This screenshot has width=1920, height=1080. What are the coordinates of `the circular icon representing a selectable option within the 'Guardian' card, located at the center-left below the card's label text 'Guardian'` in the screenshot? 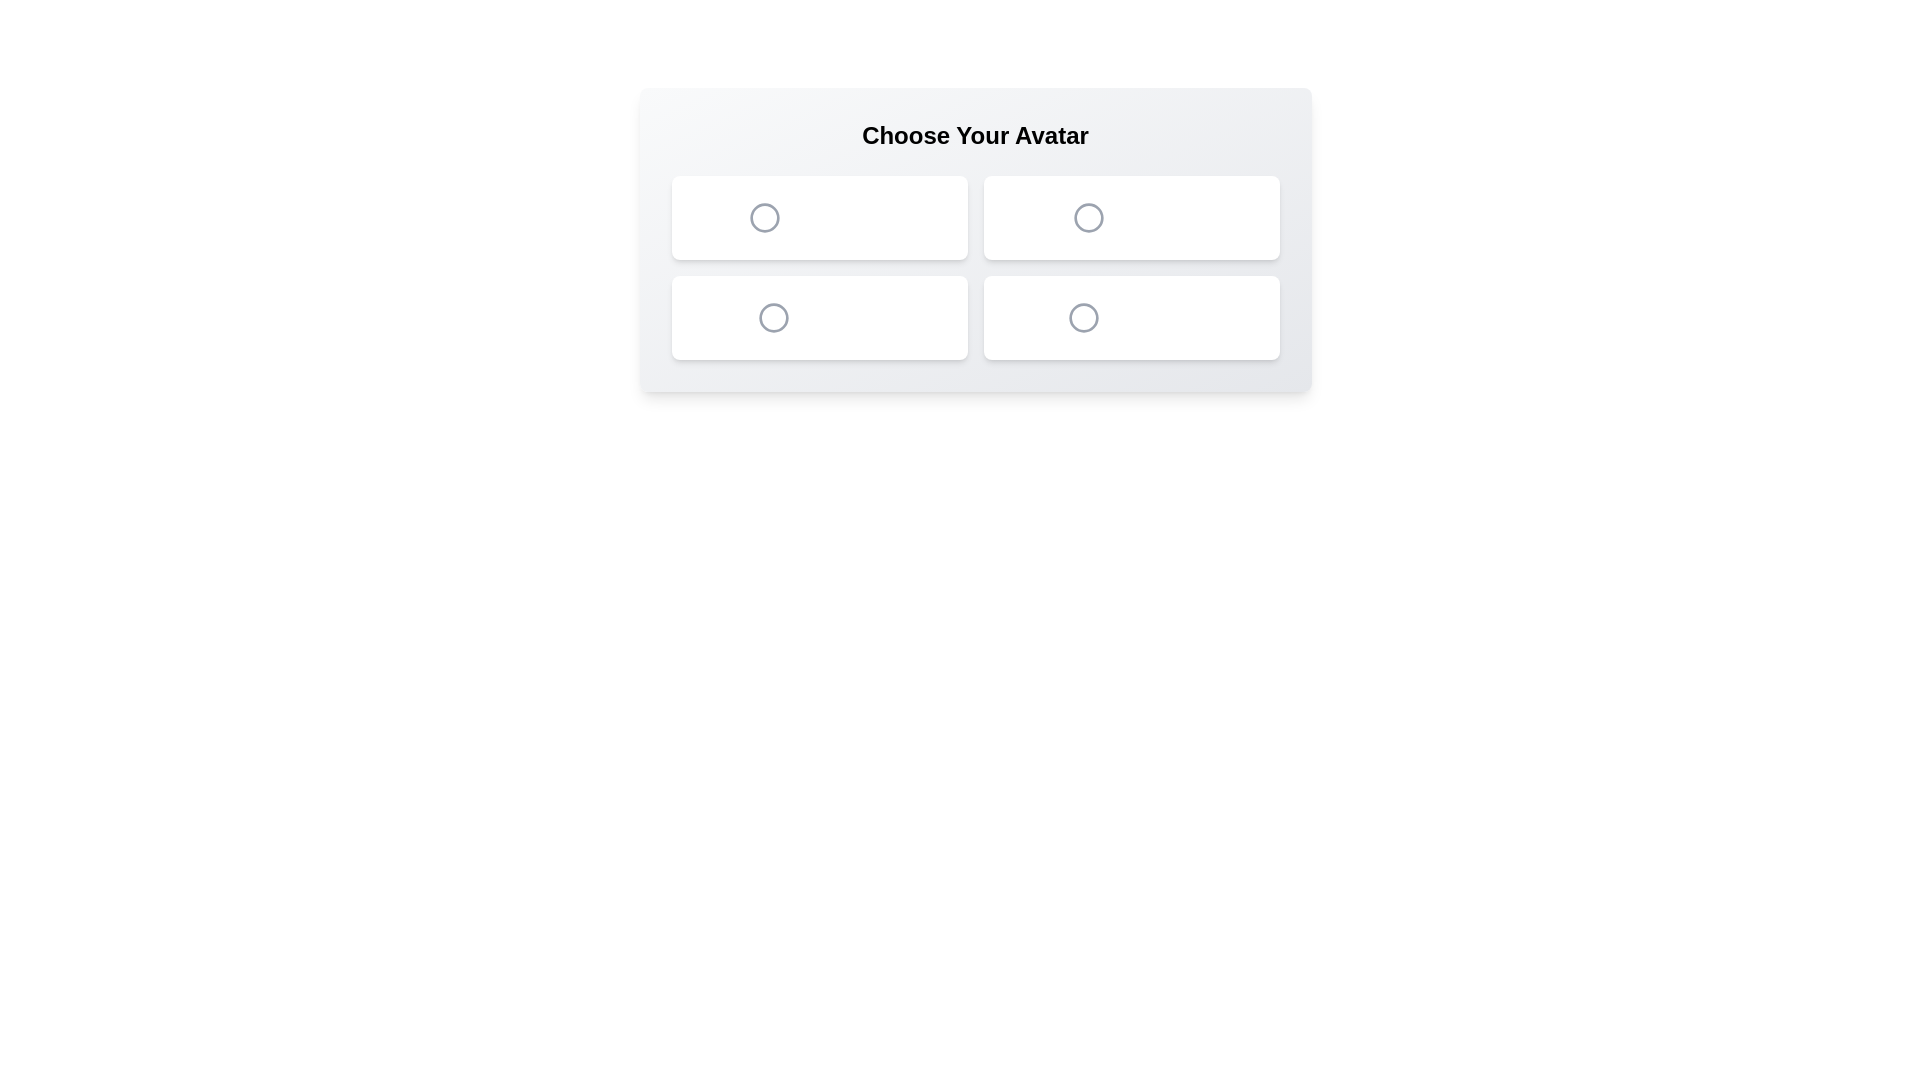 It's located at (772, 316).